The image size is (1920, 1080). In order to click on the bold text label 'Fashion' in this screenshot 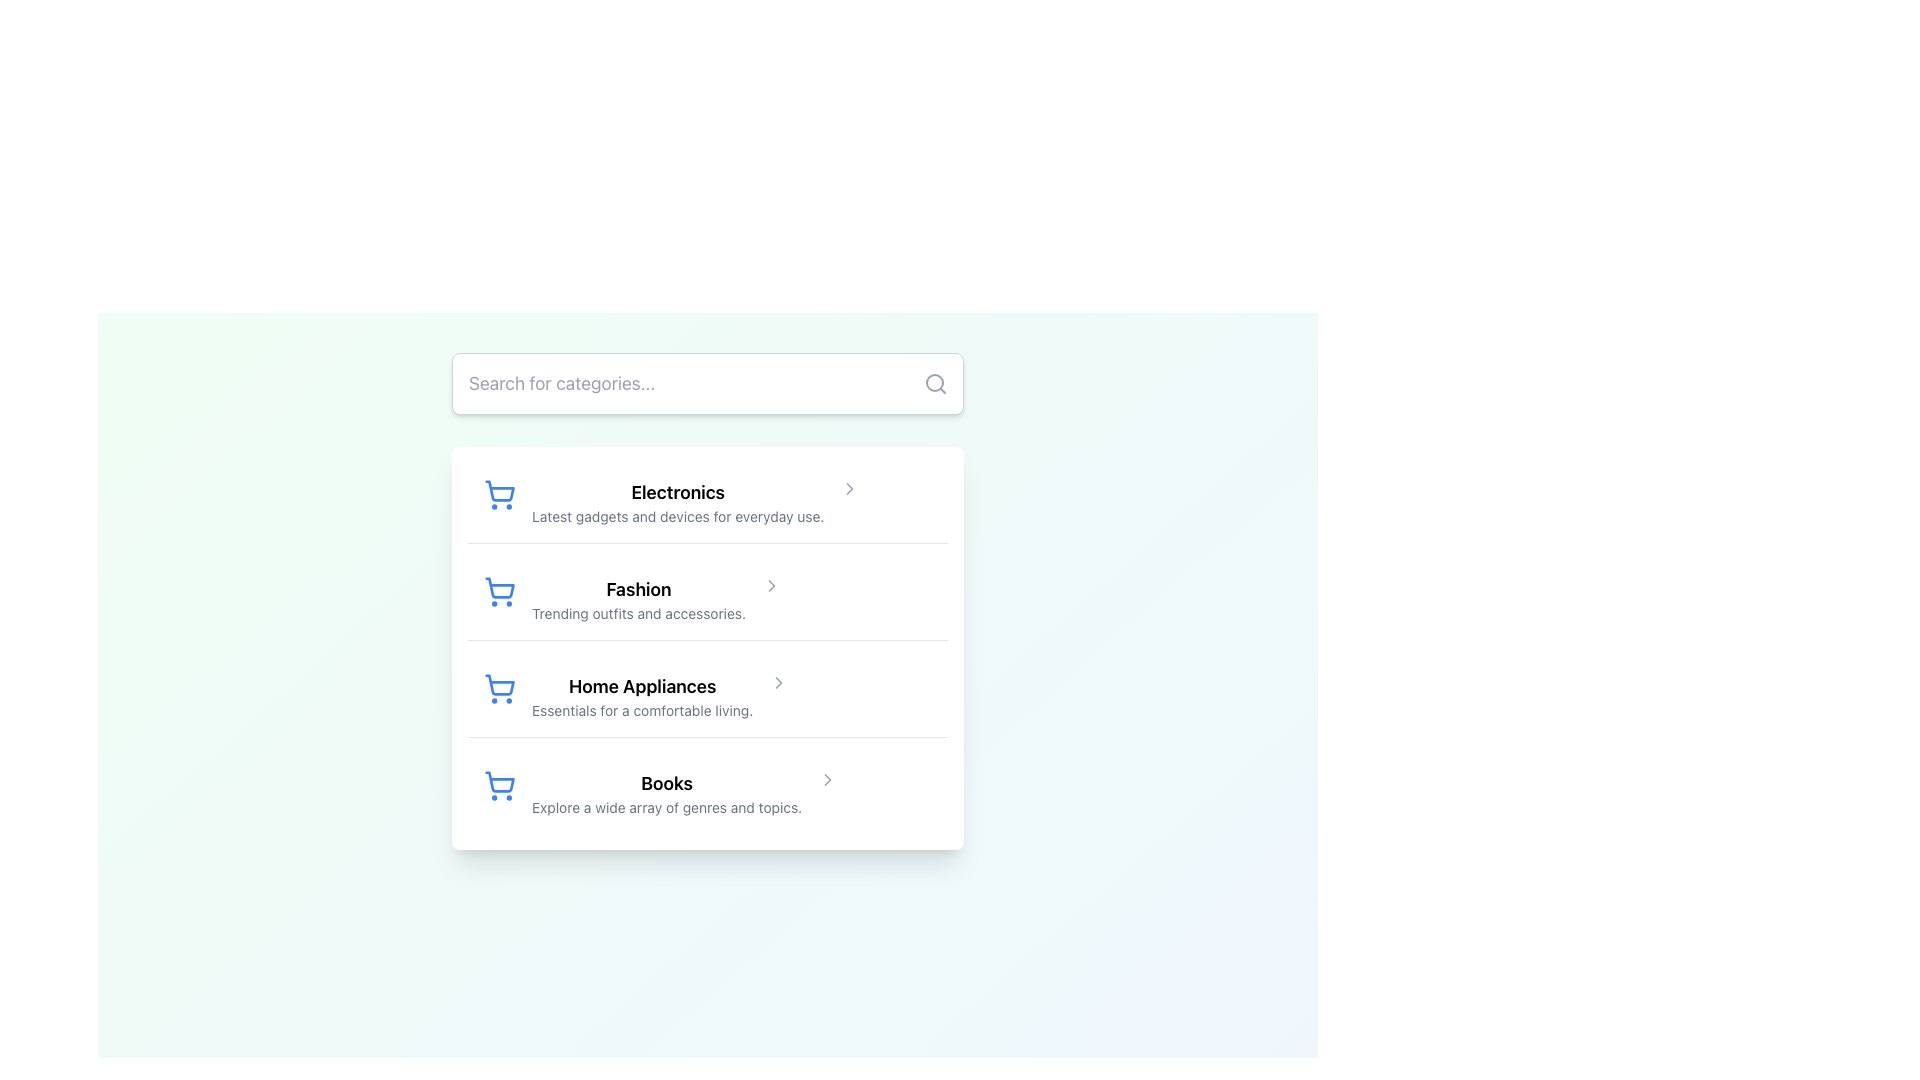, I will do `click(637, 589)`.